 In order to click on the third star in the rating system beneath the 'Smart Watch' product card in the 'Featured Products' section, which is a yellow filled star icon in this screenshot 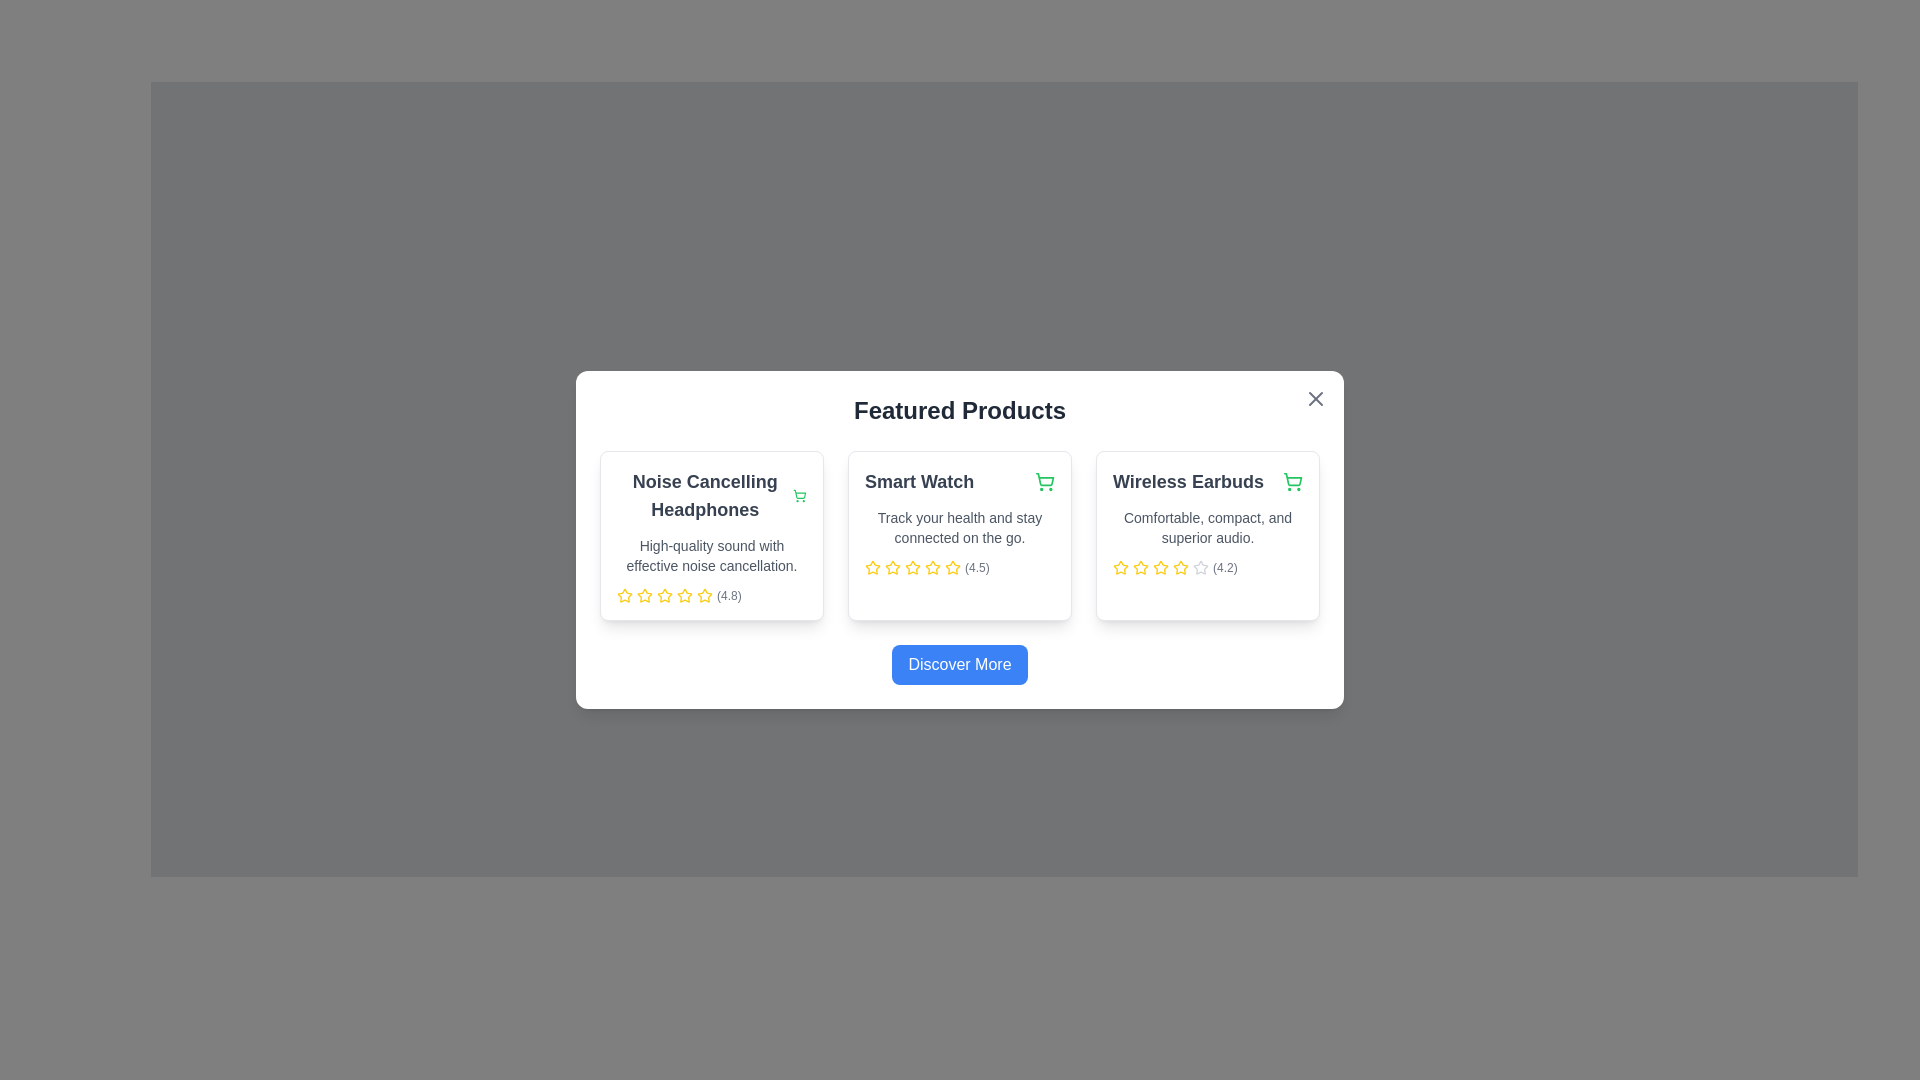, I will do `click(931, 567)`.